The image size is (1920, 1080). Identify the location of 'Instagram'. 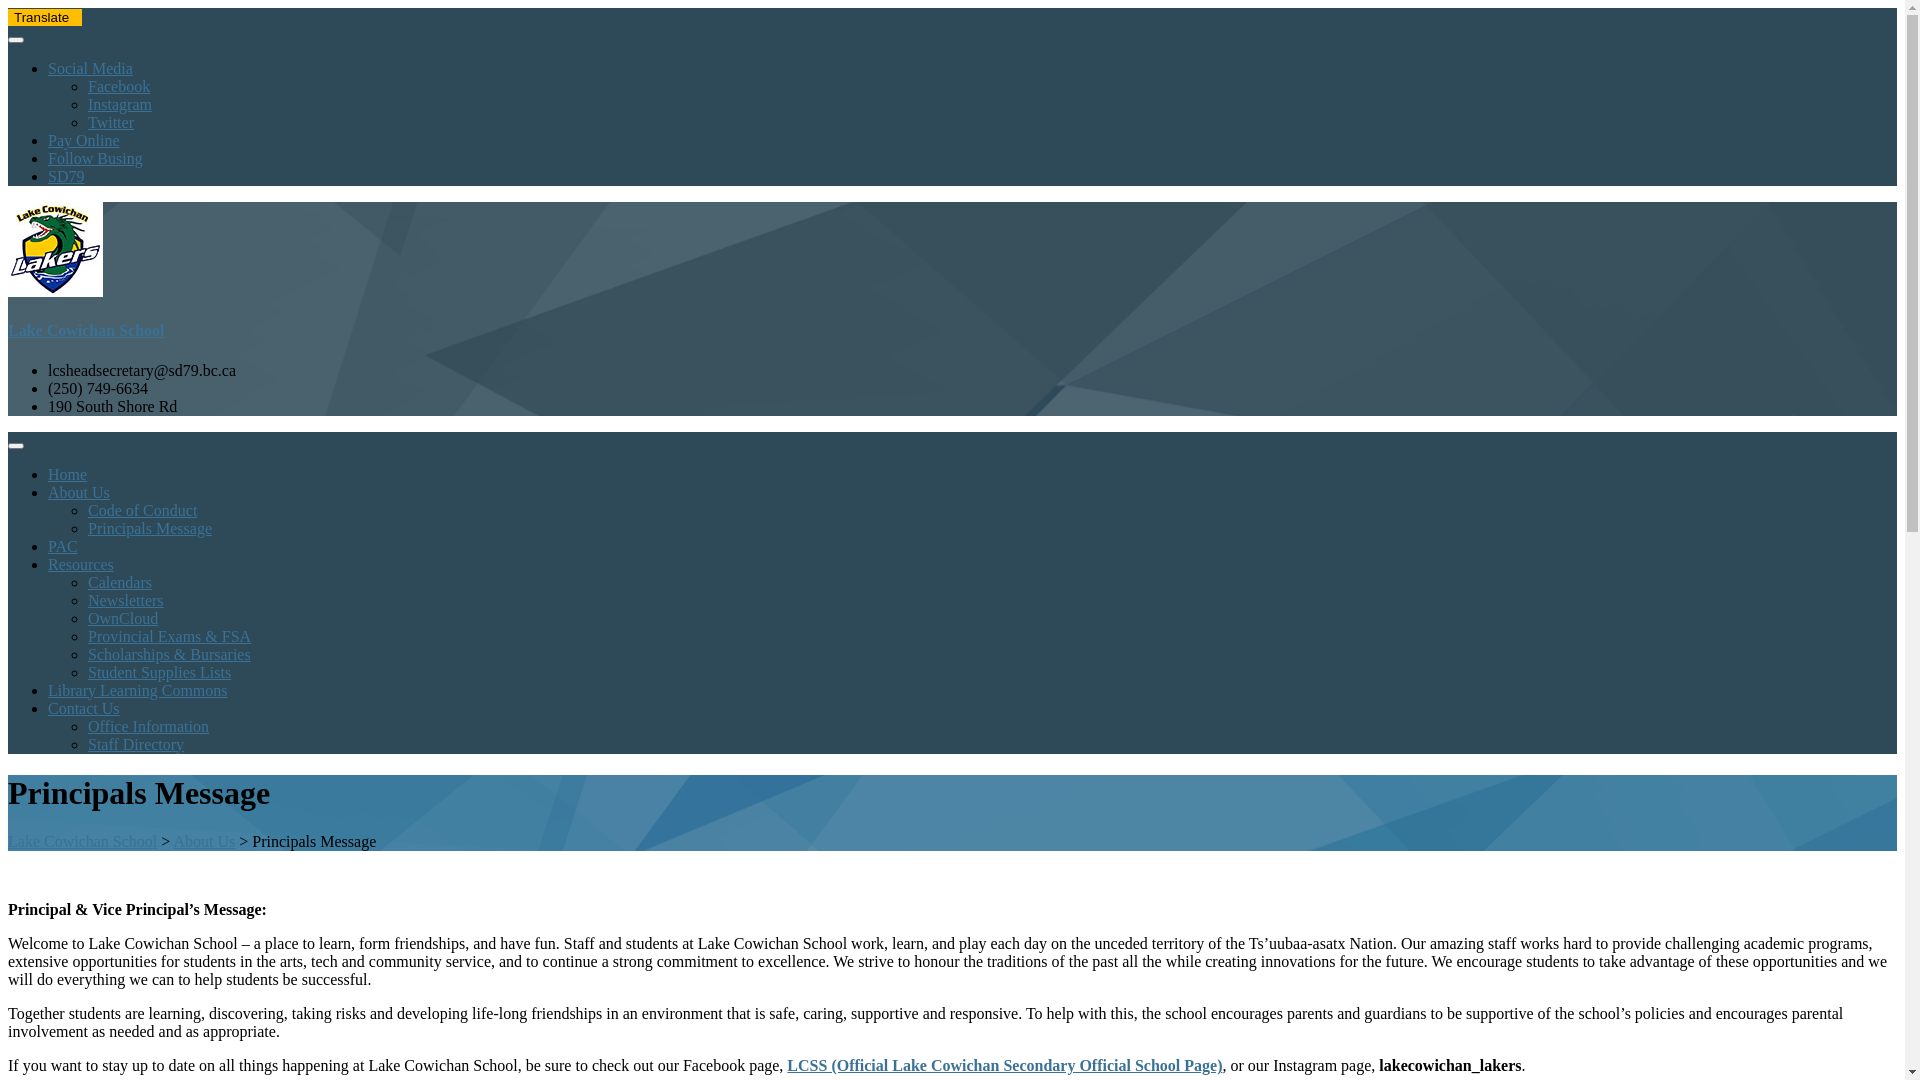
(119, 104).